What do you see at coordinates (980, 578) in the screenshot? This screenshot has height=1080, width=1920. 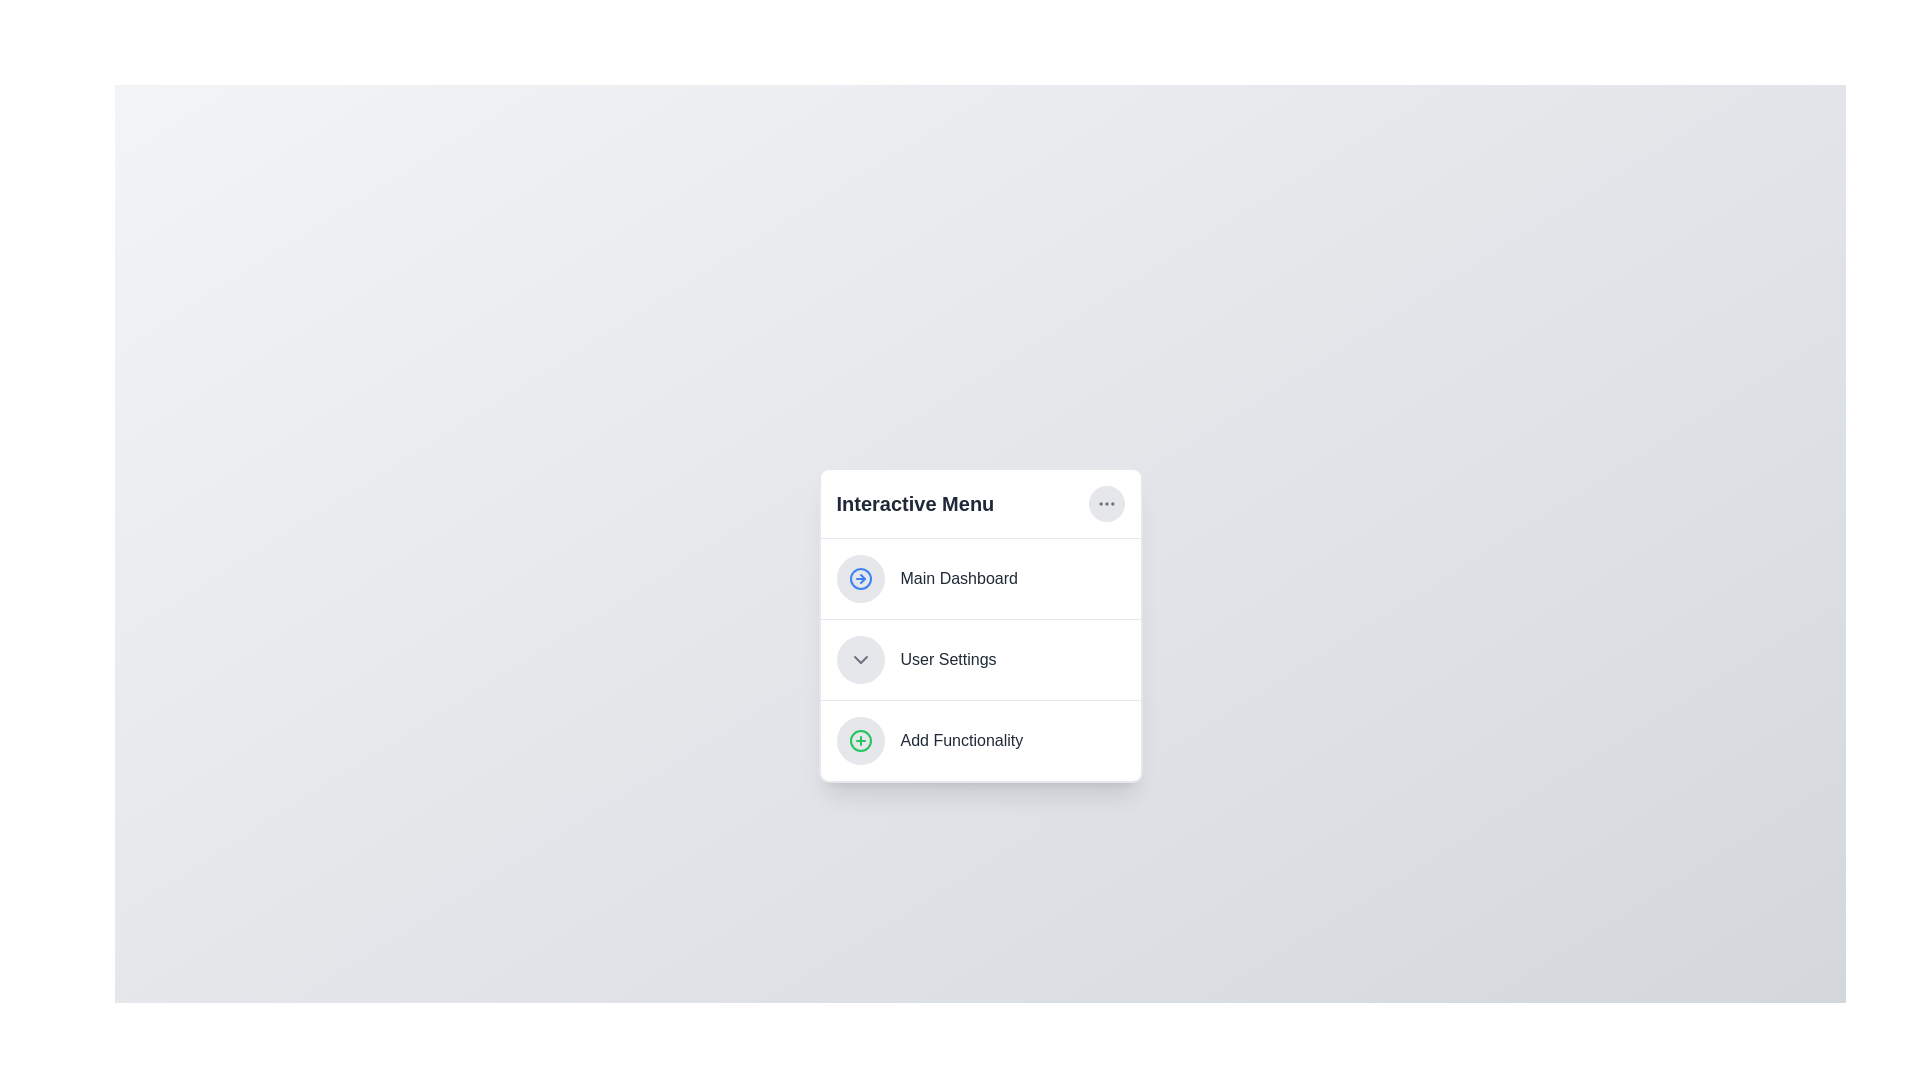 I see `the menu item Main Dashboard to navigate` at bounding box center [980, 578].